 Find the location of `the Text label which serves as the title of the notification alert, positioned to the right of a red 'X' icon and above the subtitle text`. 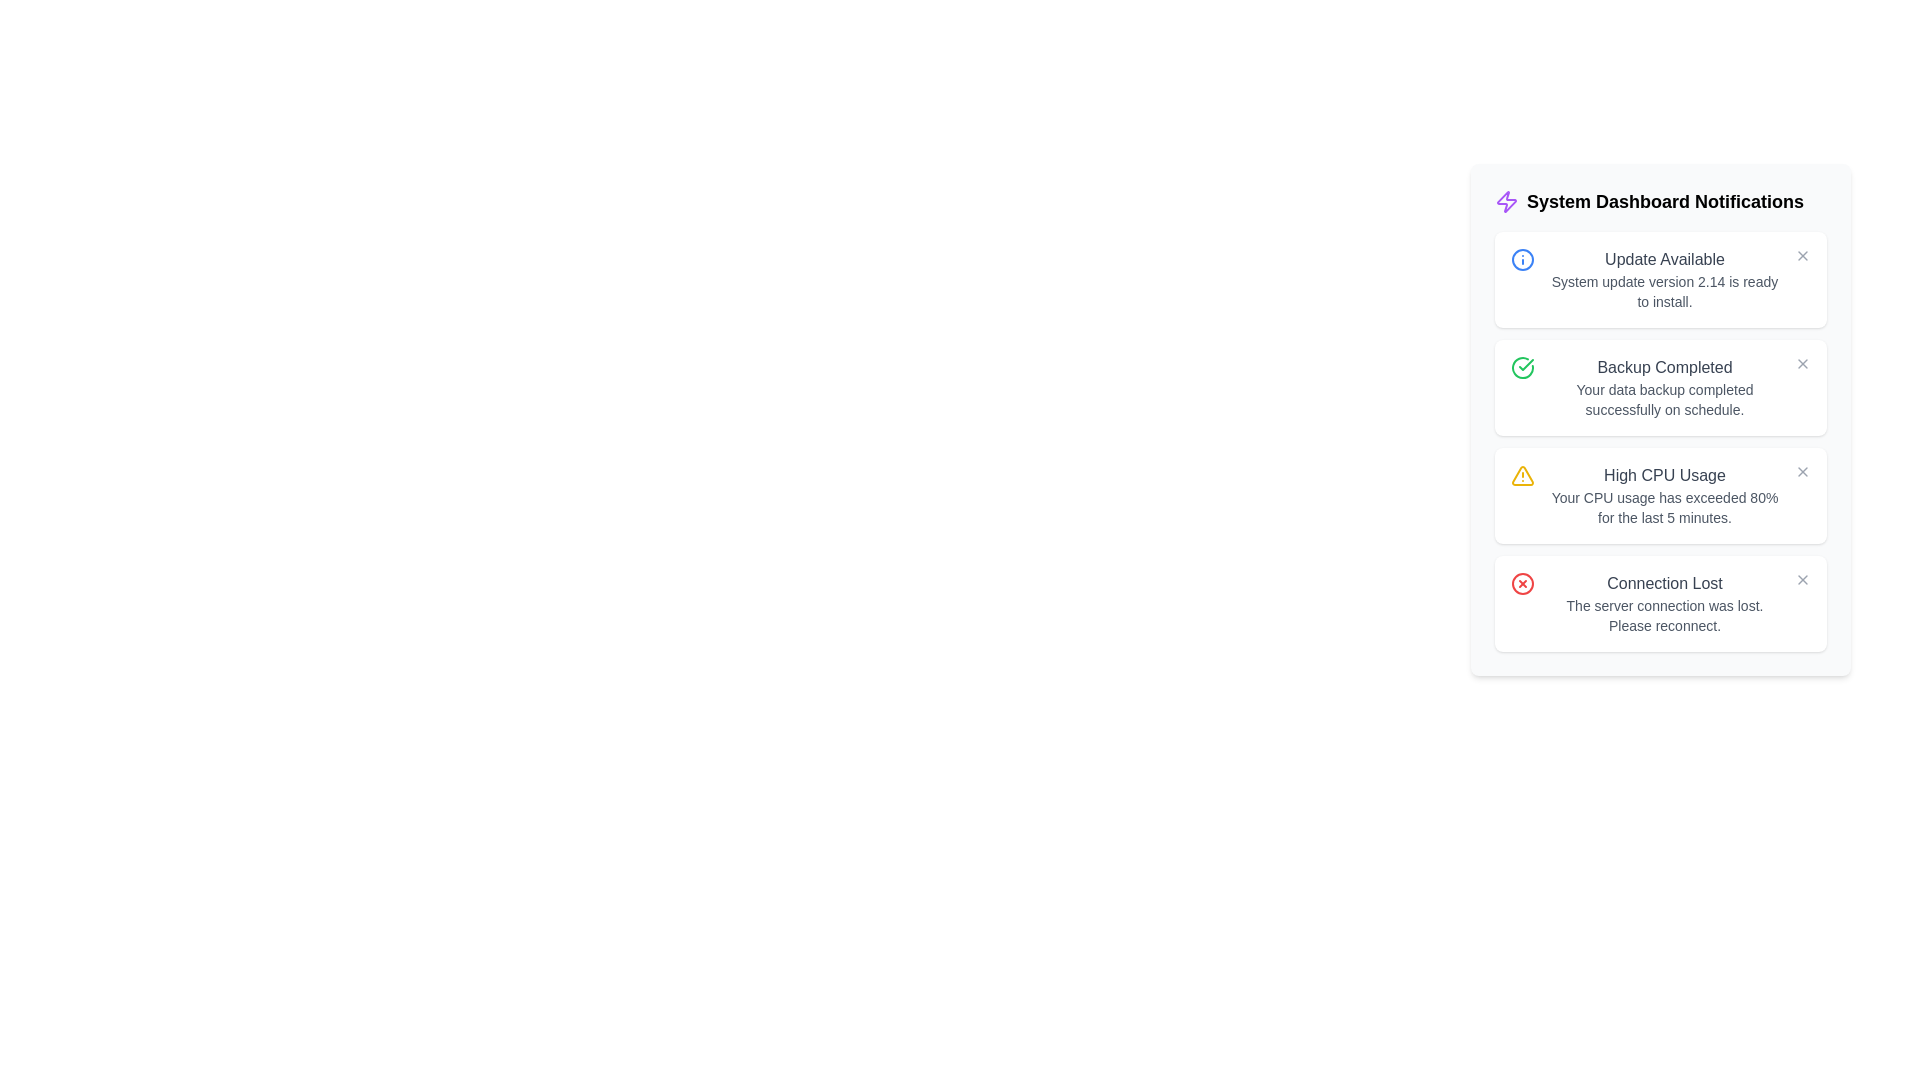

the Text label which serves as the title of the notification alert, positioned to the right of a red 'X' icon and above the subtitle text is located at coordinates (1665, 583).